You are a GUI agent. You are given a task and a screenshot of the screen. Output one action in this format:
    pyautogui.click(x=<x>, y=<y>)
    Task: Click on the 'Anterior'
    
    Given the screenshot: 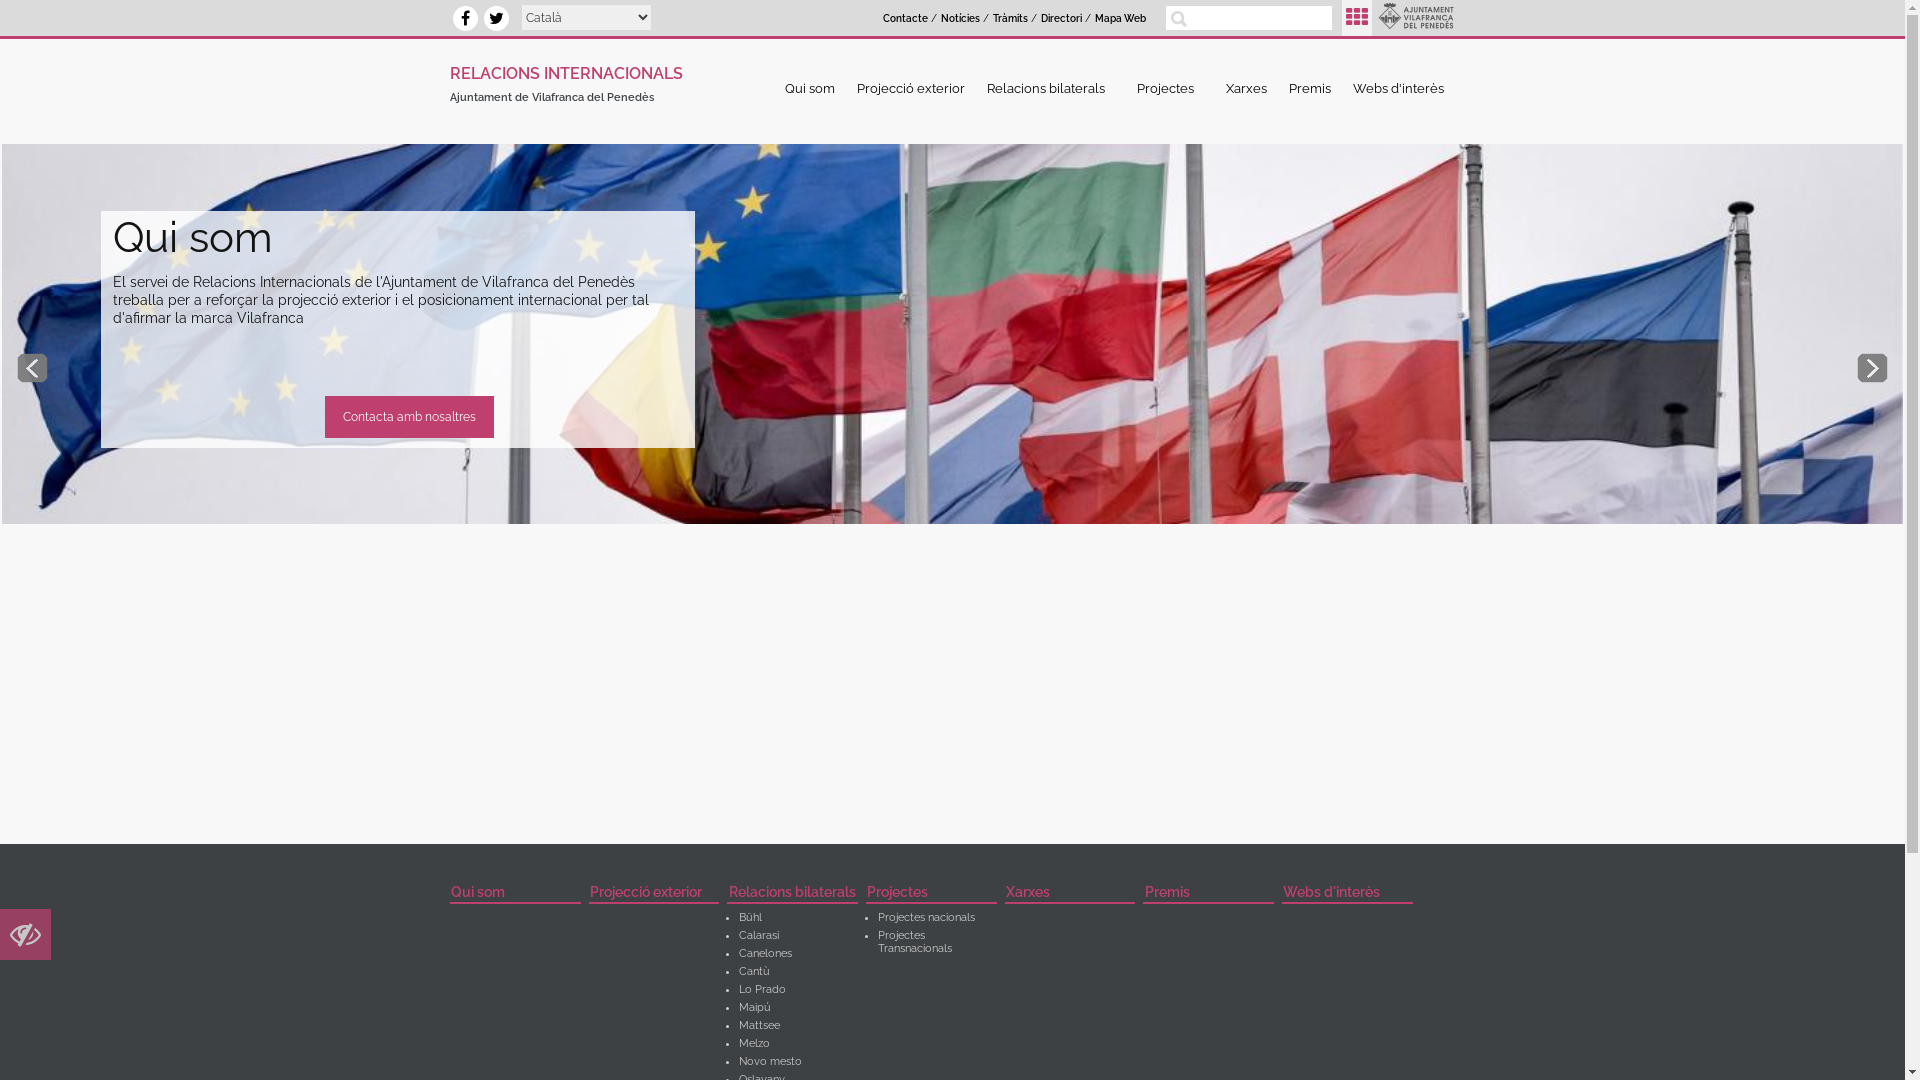 What is the action you would take?
    pyautogui.click(x=32, y=367)
    